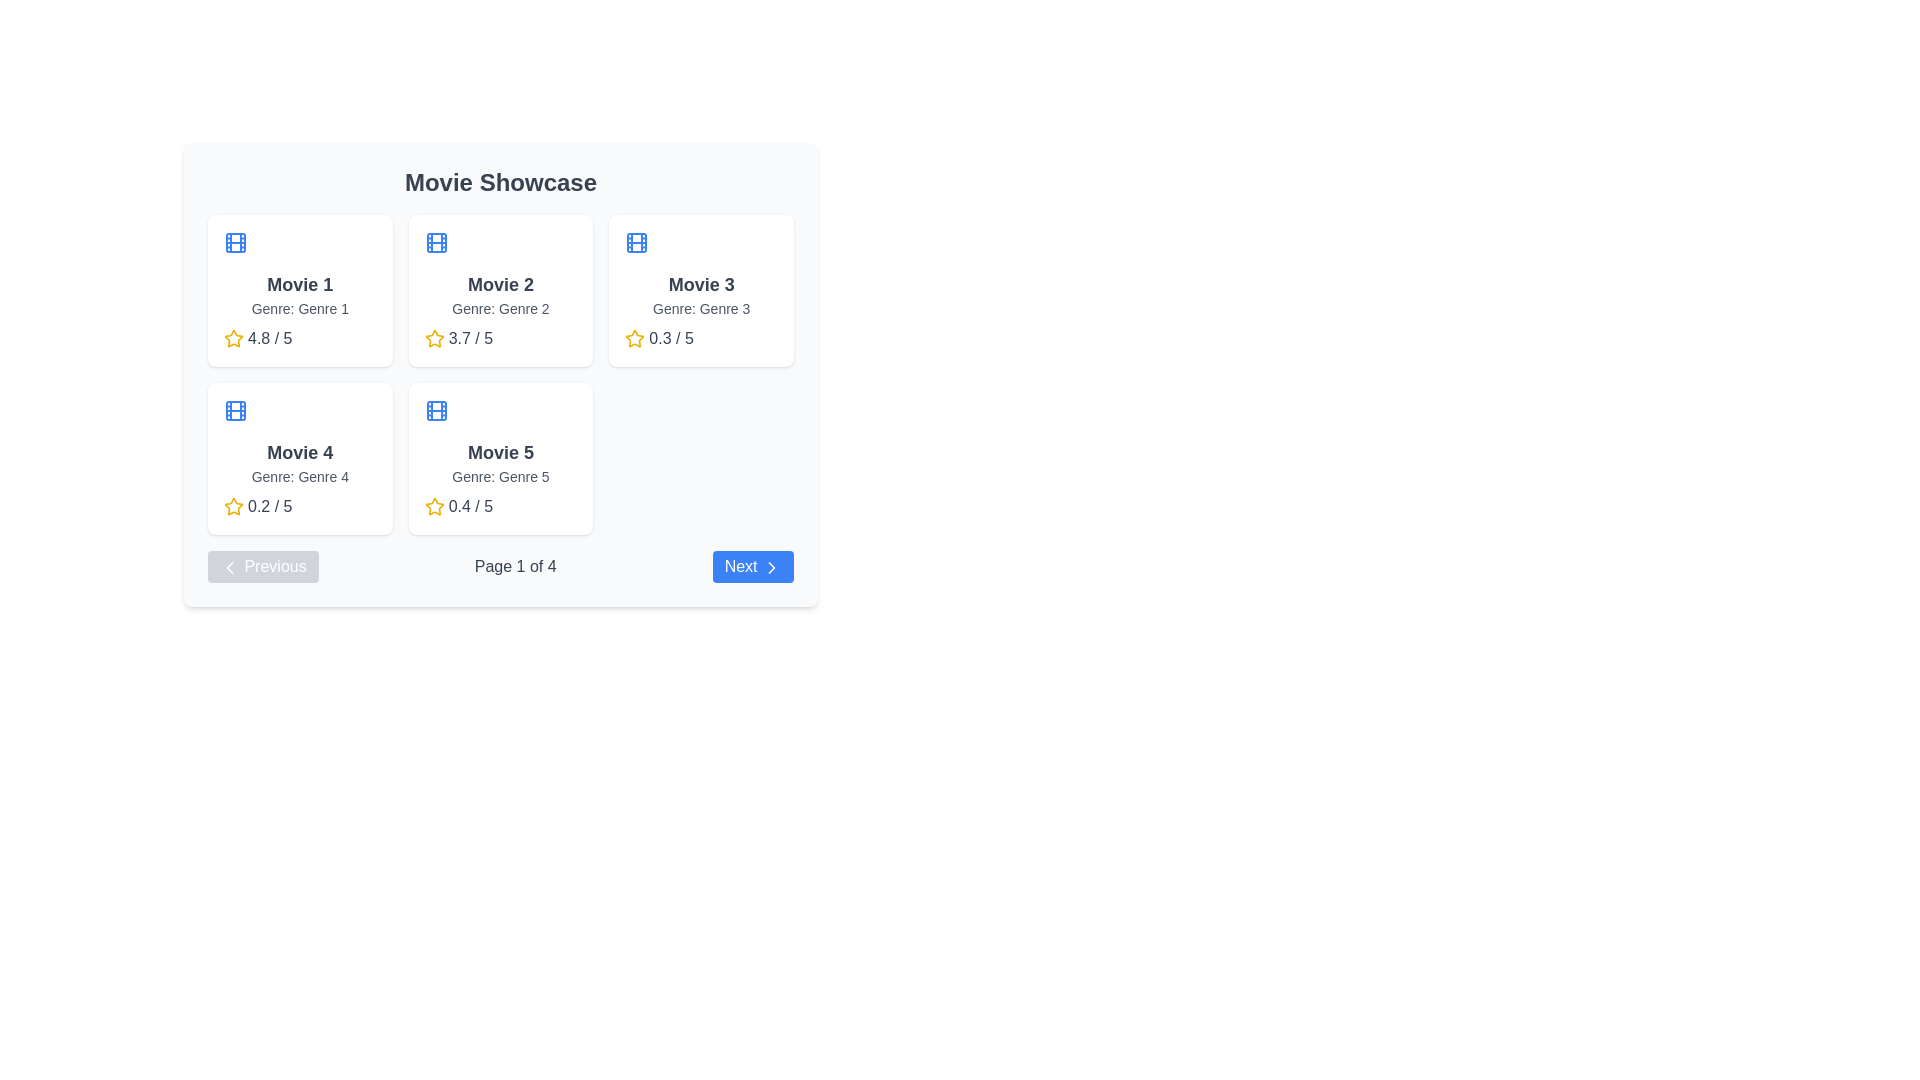 The height and width of the screenshot is (1080, 1920). I want to click on the text label that indicates the genre of 'Movie 1', positioned below the title and above the rating display, so click(299, 308).